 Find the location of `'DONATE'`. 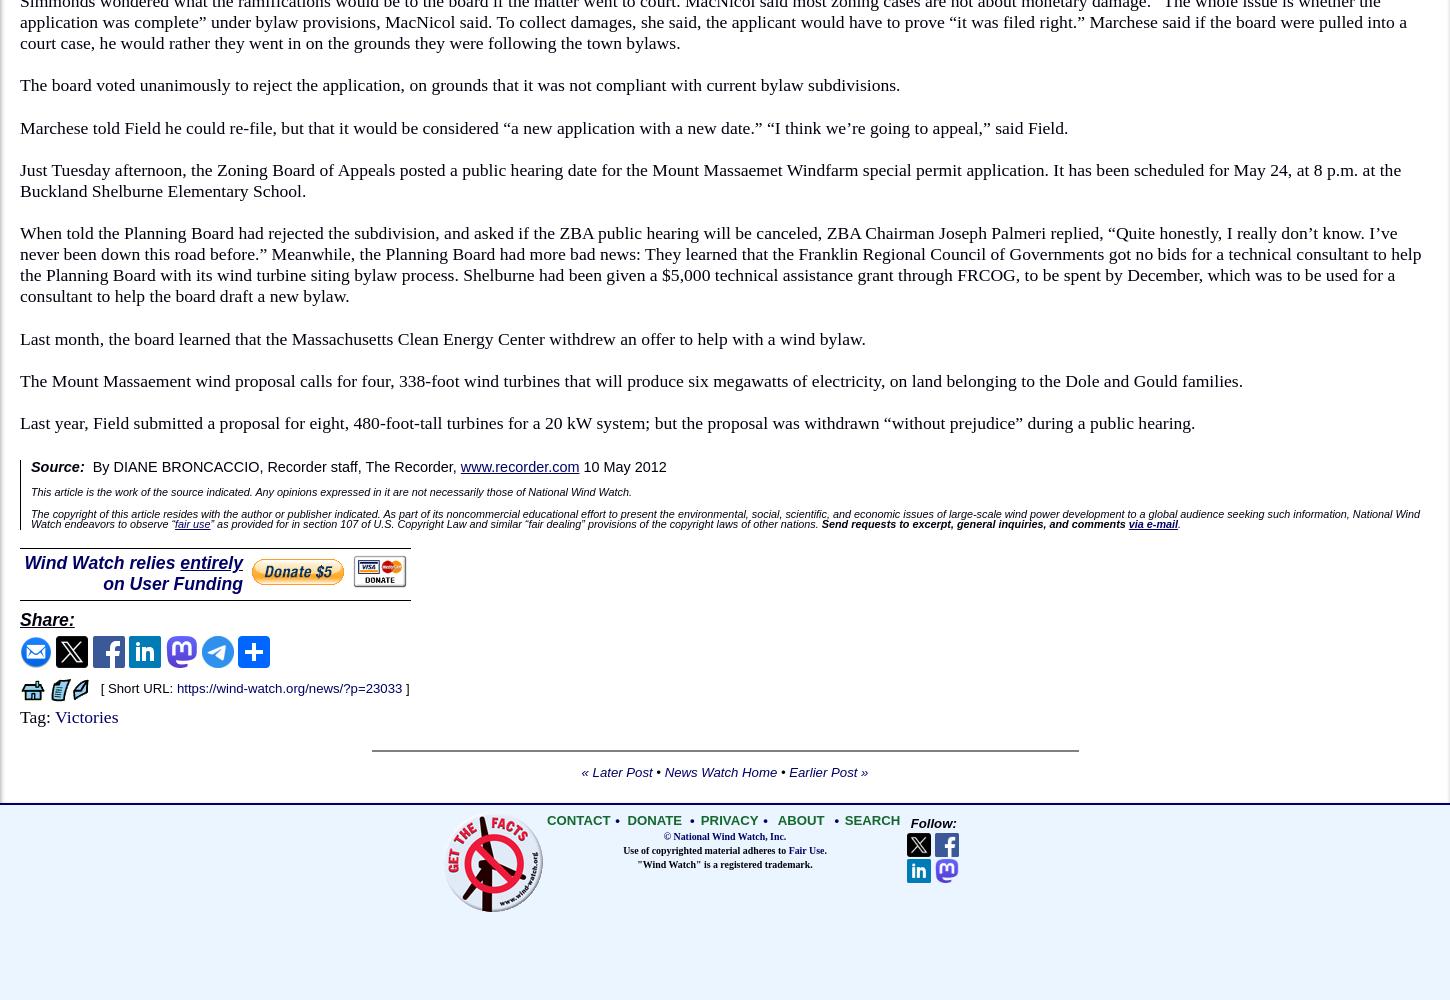

'DONATE' is located at coordinates (625, 818).